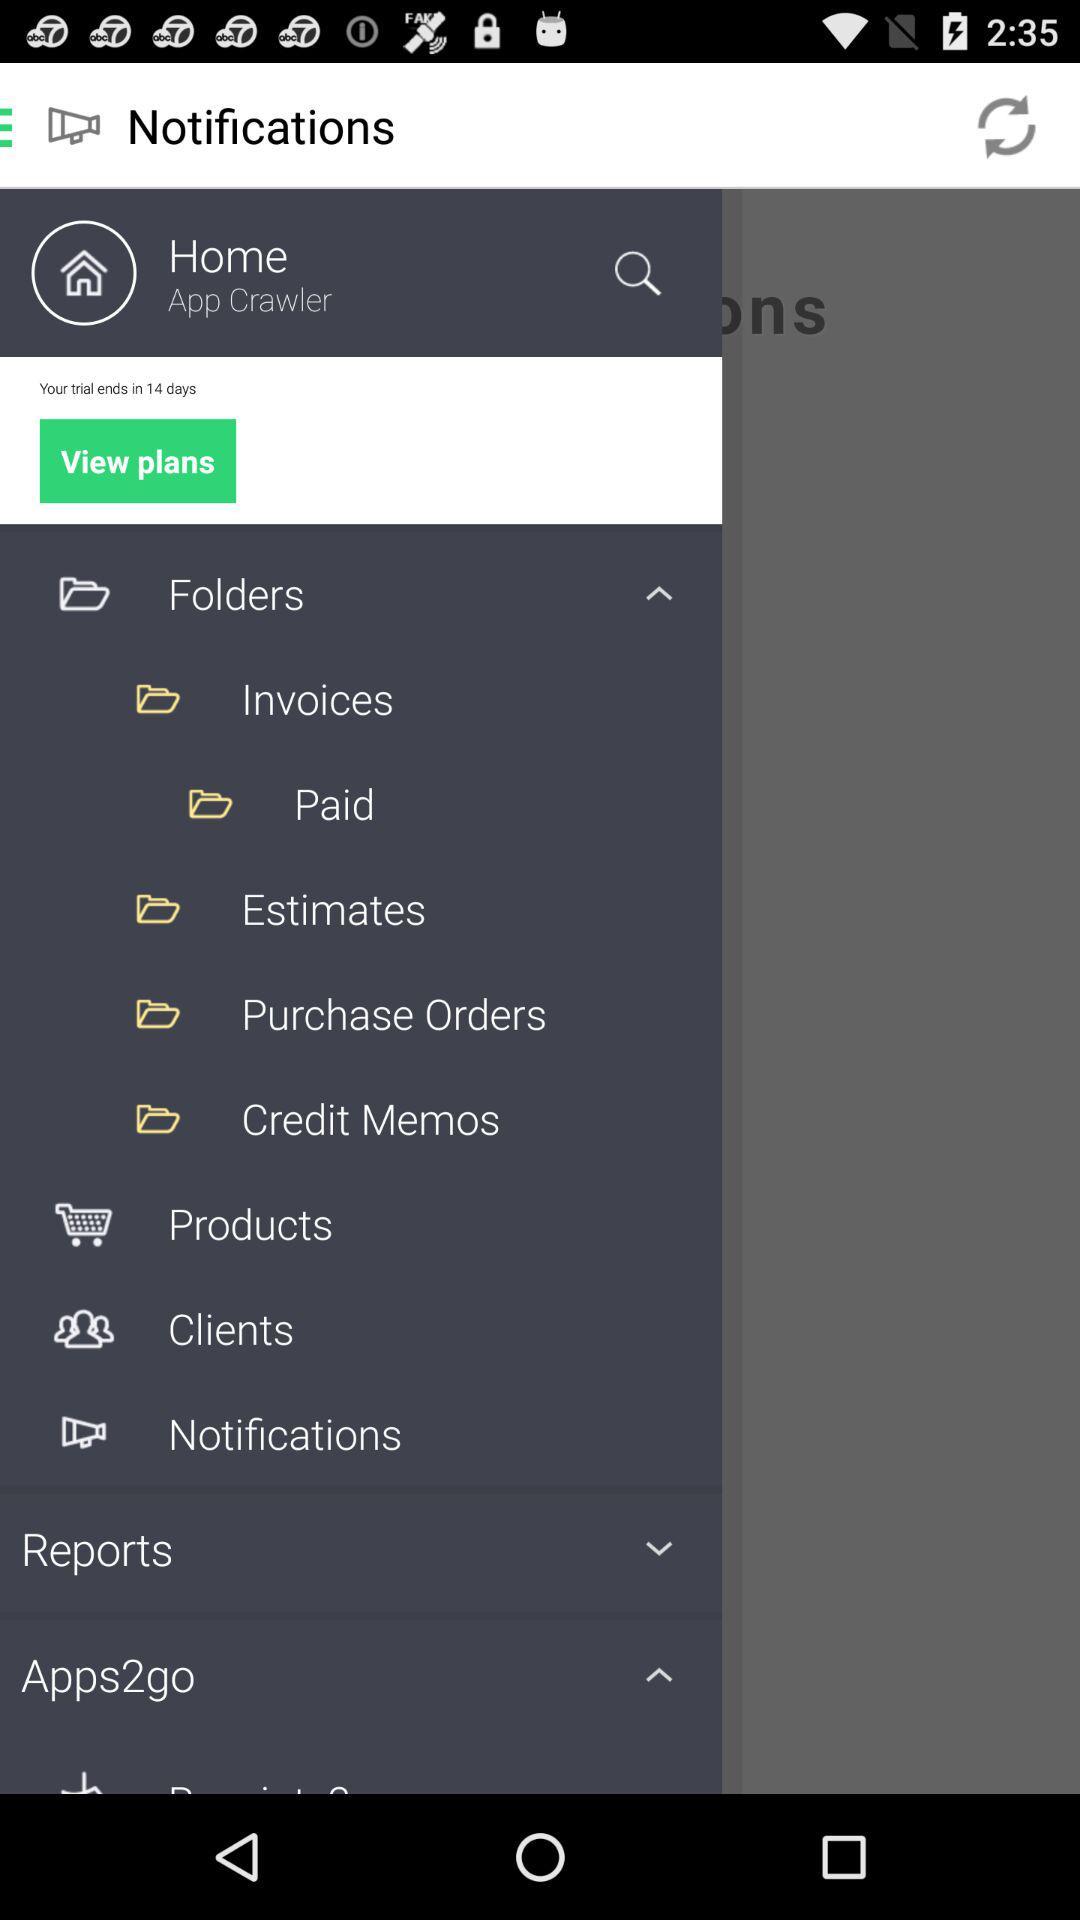 The image size is (1080, 1920). I want to click on the home icon, so click(83, 291).